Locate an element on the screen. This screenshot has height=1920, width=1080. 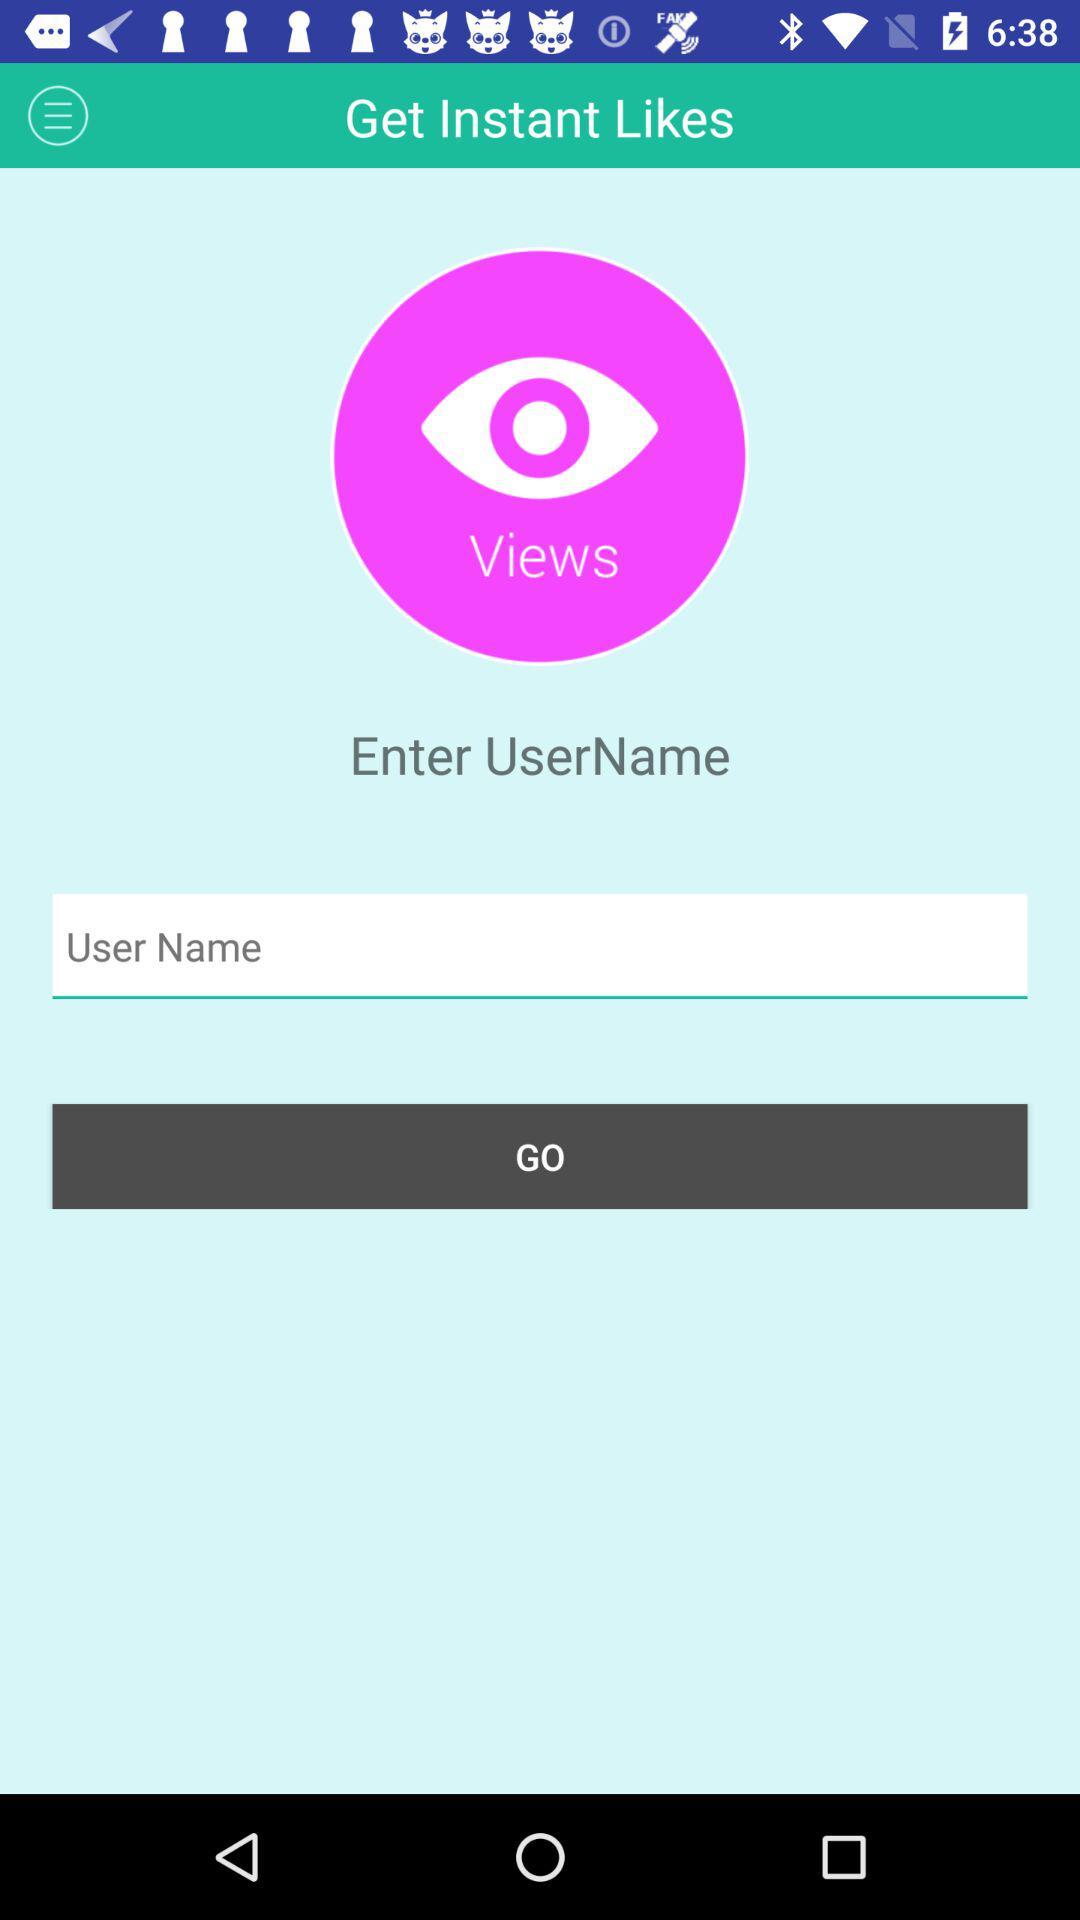
the menu icon is located at coordinates (57, 114).